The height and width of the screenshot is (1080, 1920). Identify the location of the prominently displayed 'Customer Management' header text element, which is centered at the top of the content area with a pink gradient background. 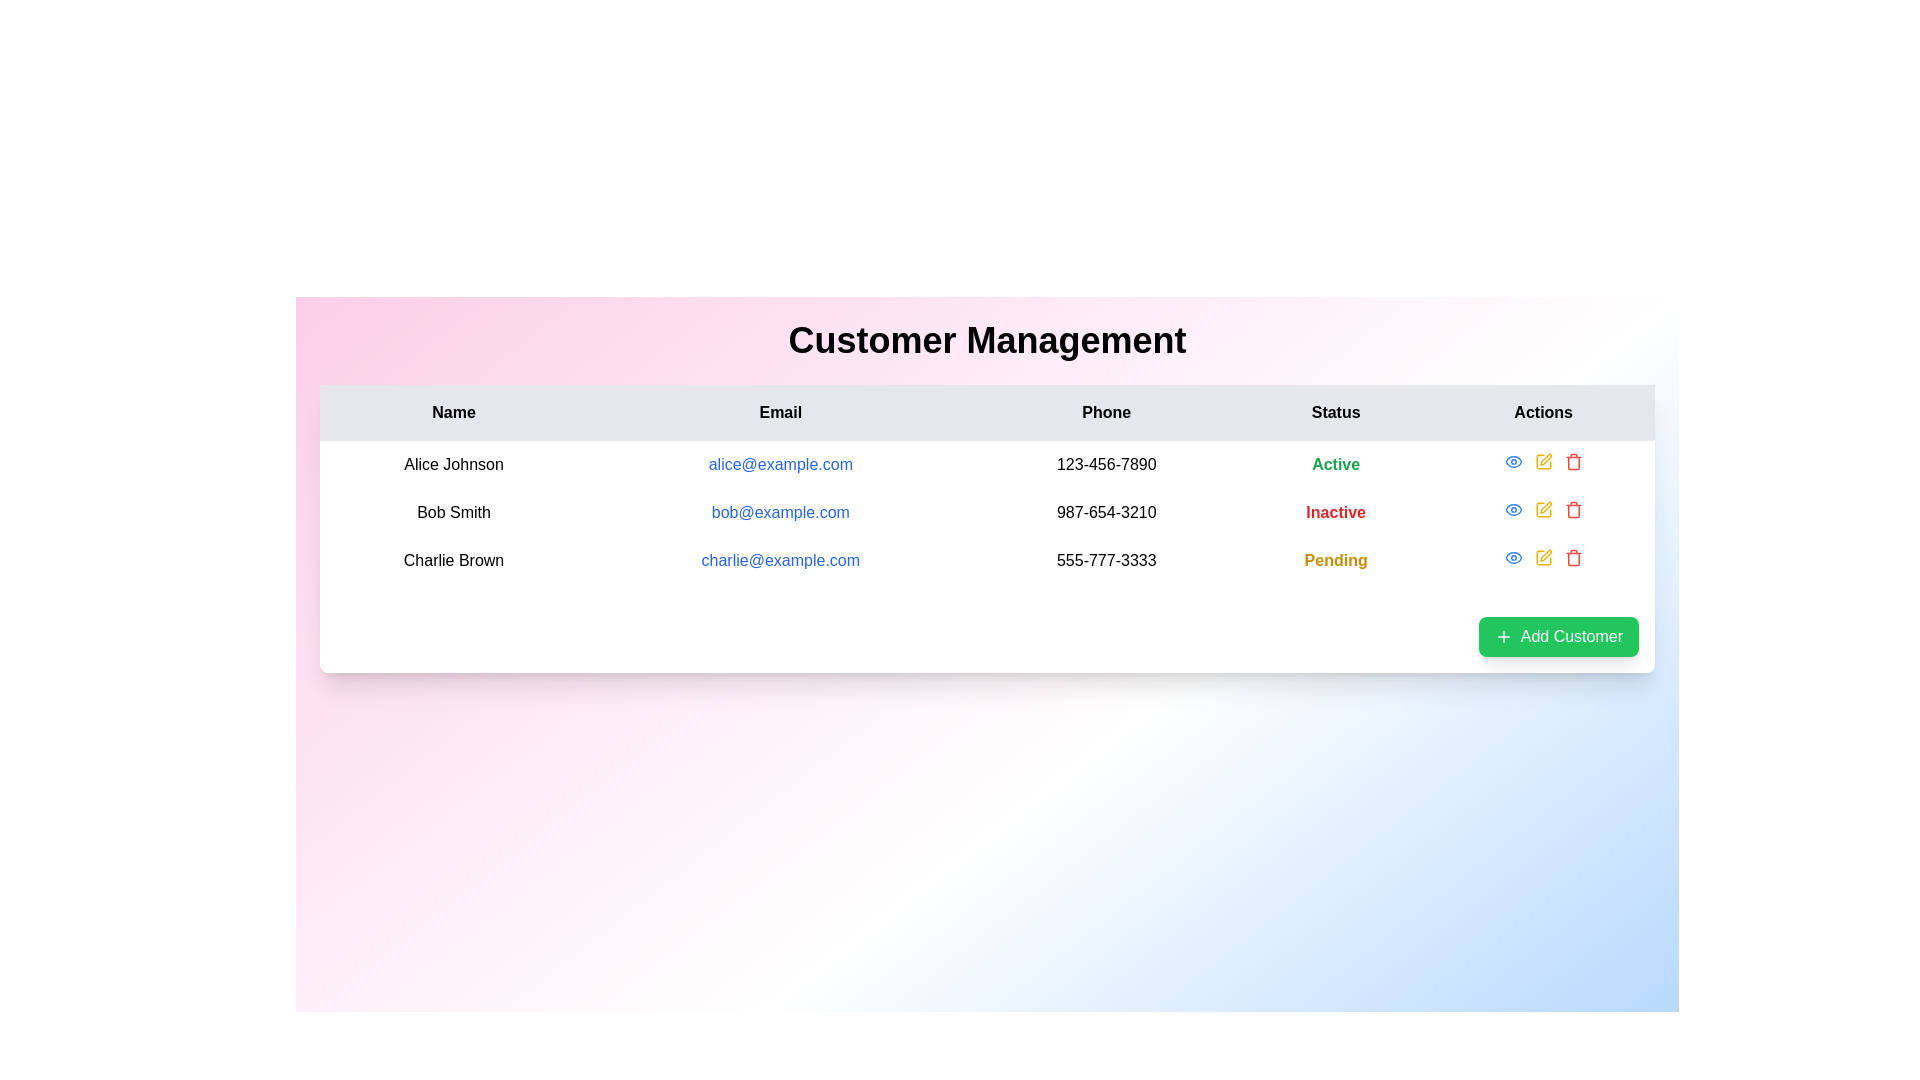
(987, 339).